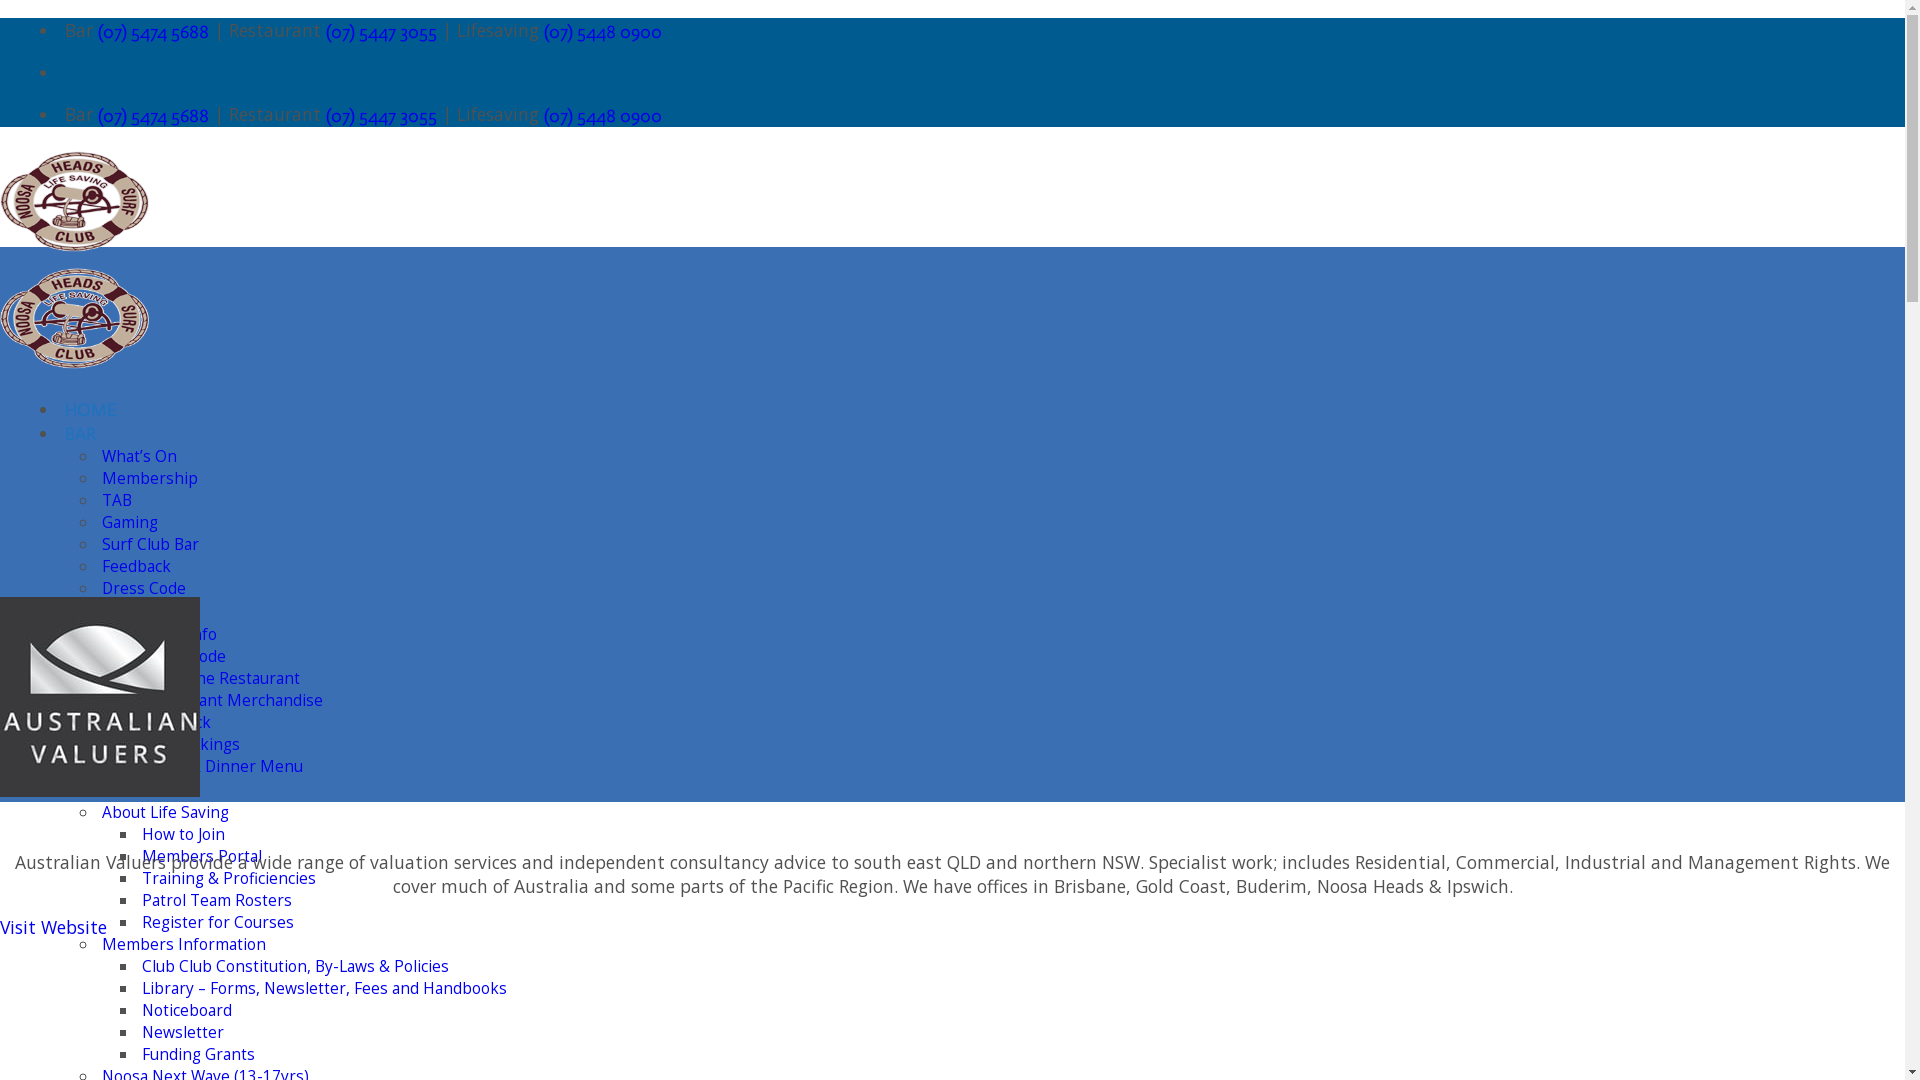 Image resolution: width=1920 pixels, height=1080 pixels. What do you see at coordinates (198, 1052) in the screenshot?
I see `'Funding Grants'` at bounding box center [198, 1052].